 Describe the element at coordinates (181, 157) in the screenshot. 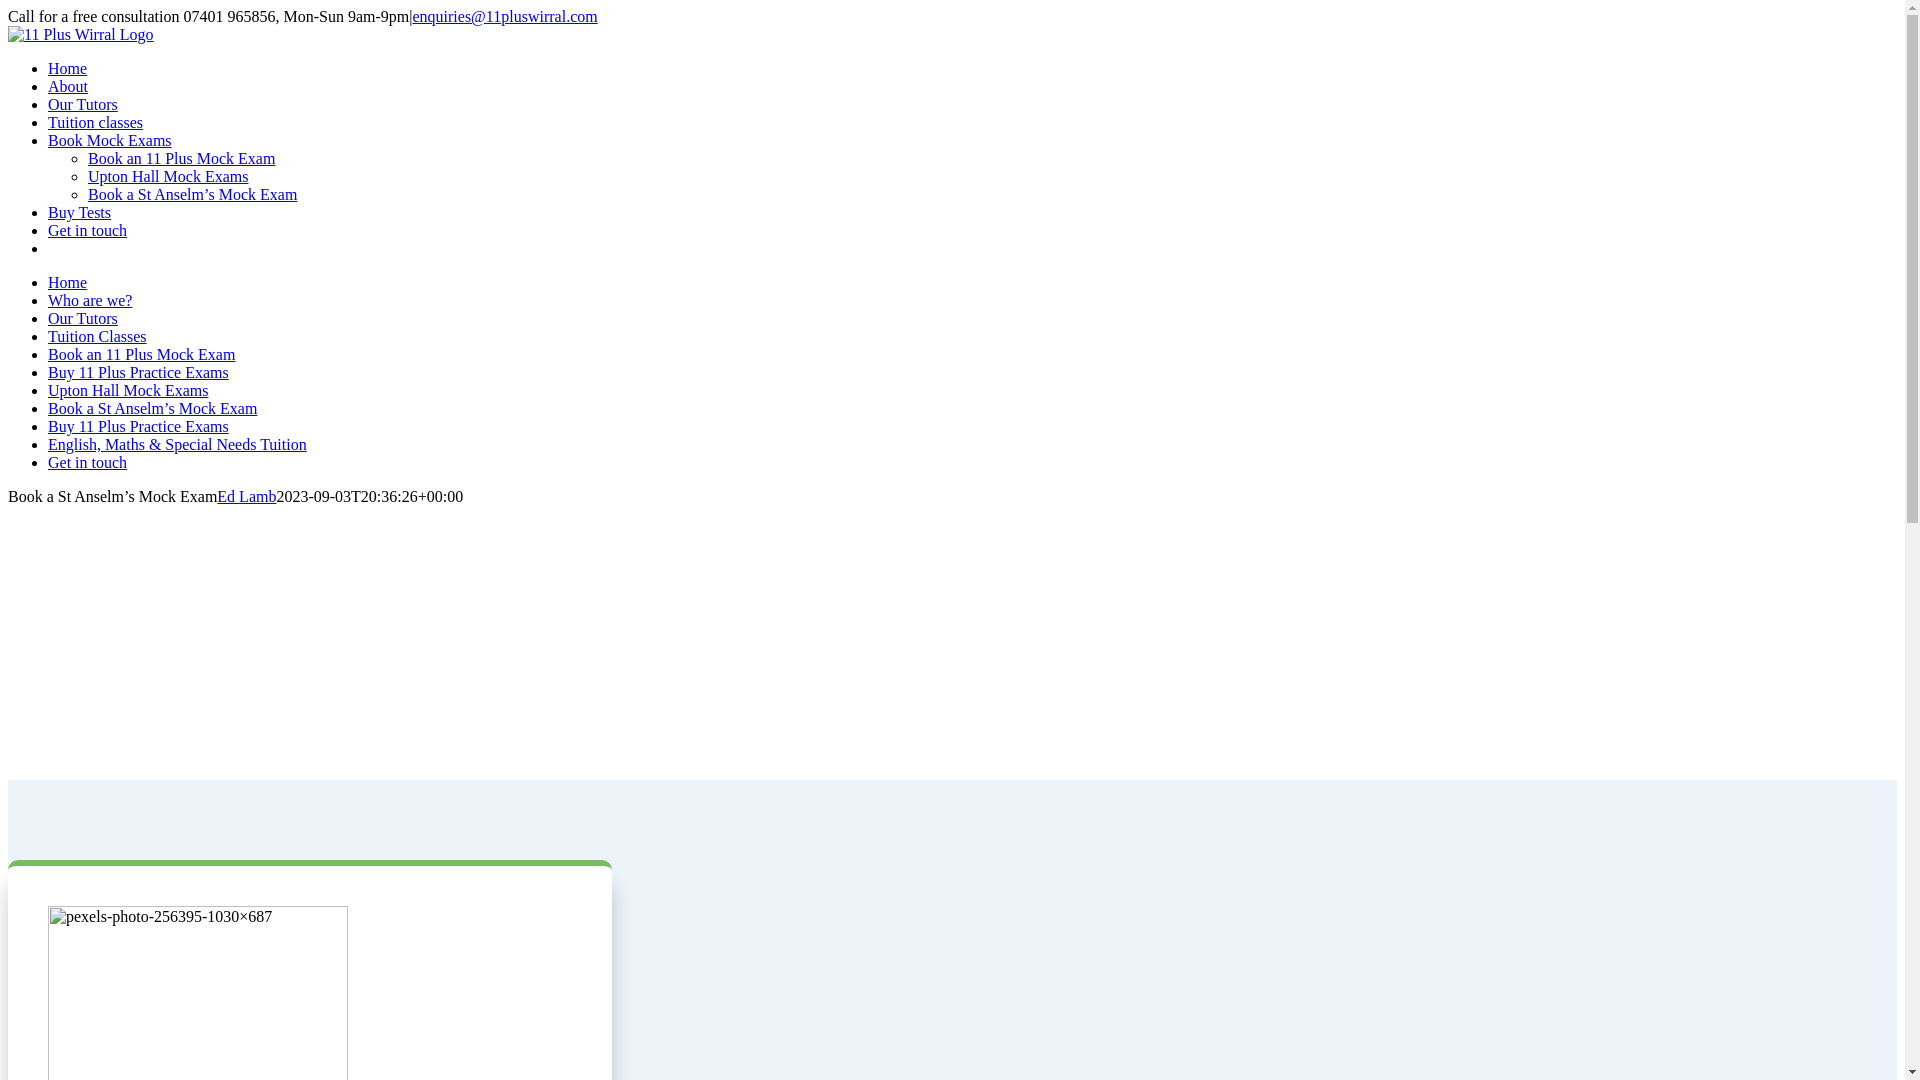

I see `'Book an 11 Plus Mock Exam'` at that location.